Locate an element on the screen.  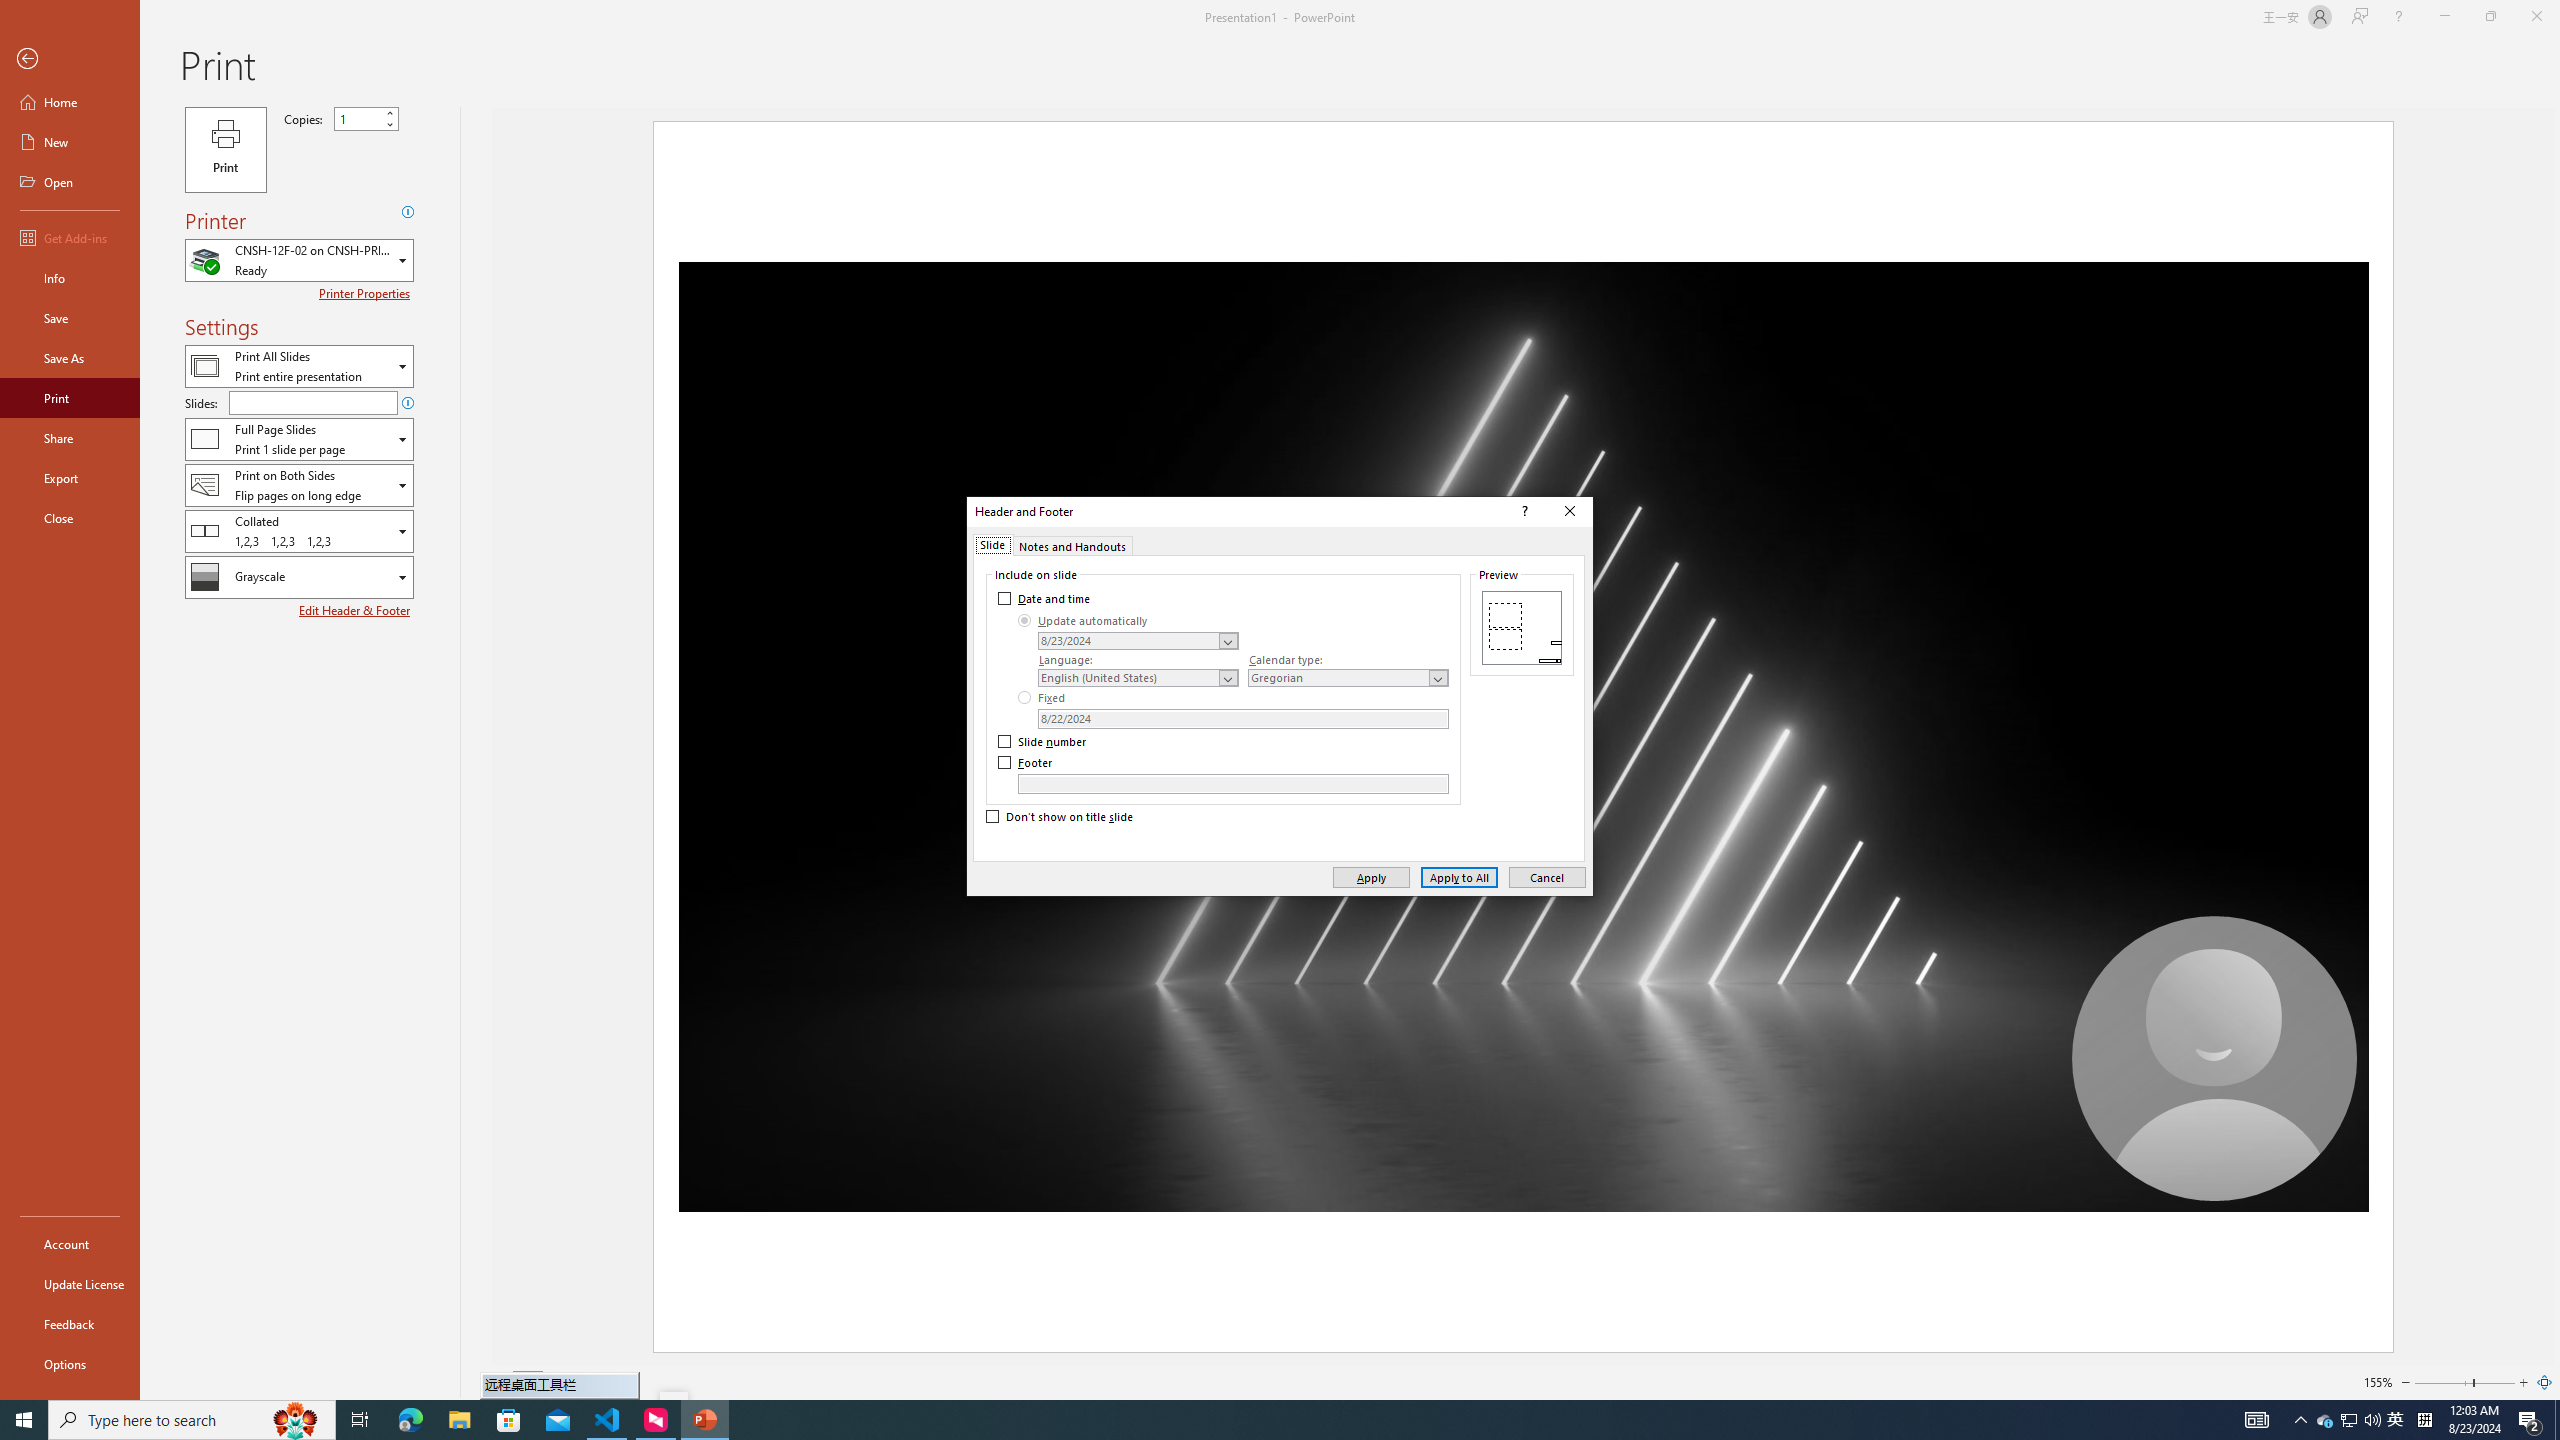
'Export' is located at coordinates (69, 478).